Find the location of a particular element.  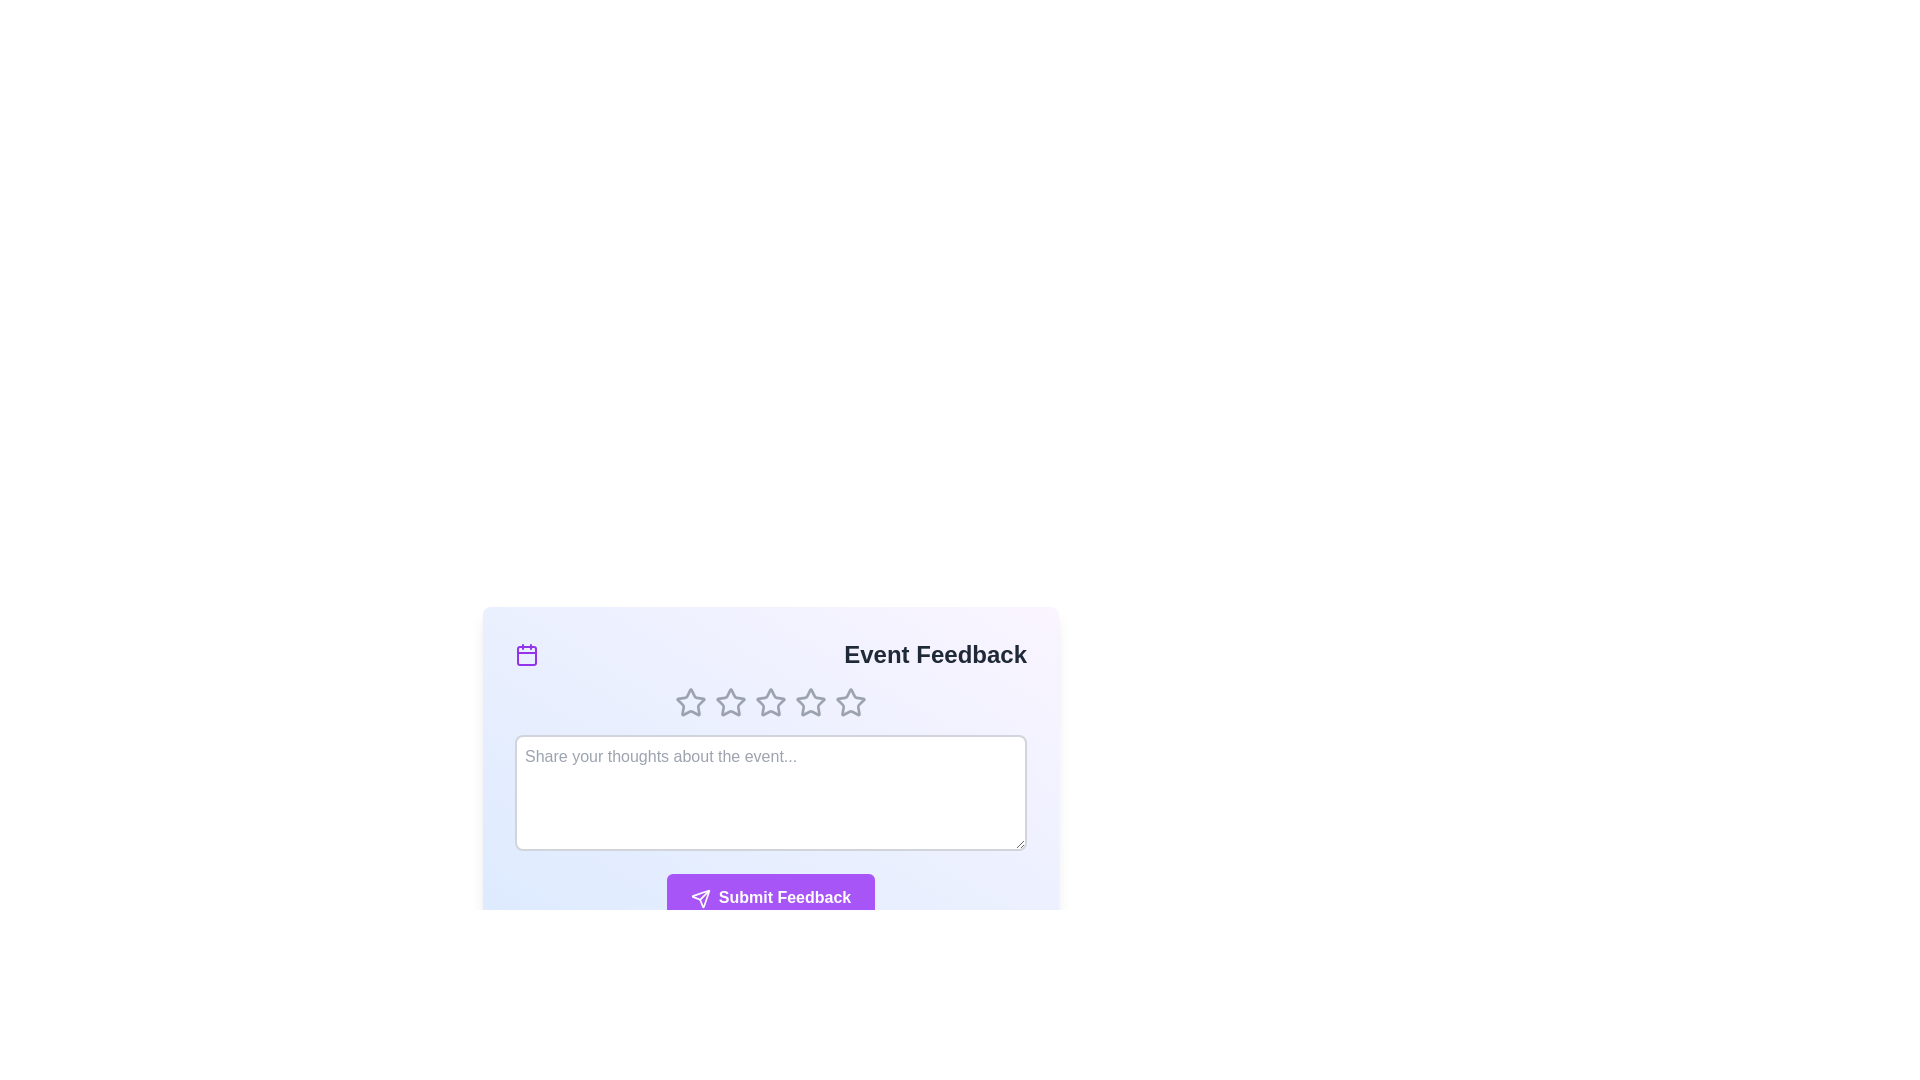

the first star rating icon is located at coordinates (691, 701).